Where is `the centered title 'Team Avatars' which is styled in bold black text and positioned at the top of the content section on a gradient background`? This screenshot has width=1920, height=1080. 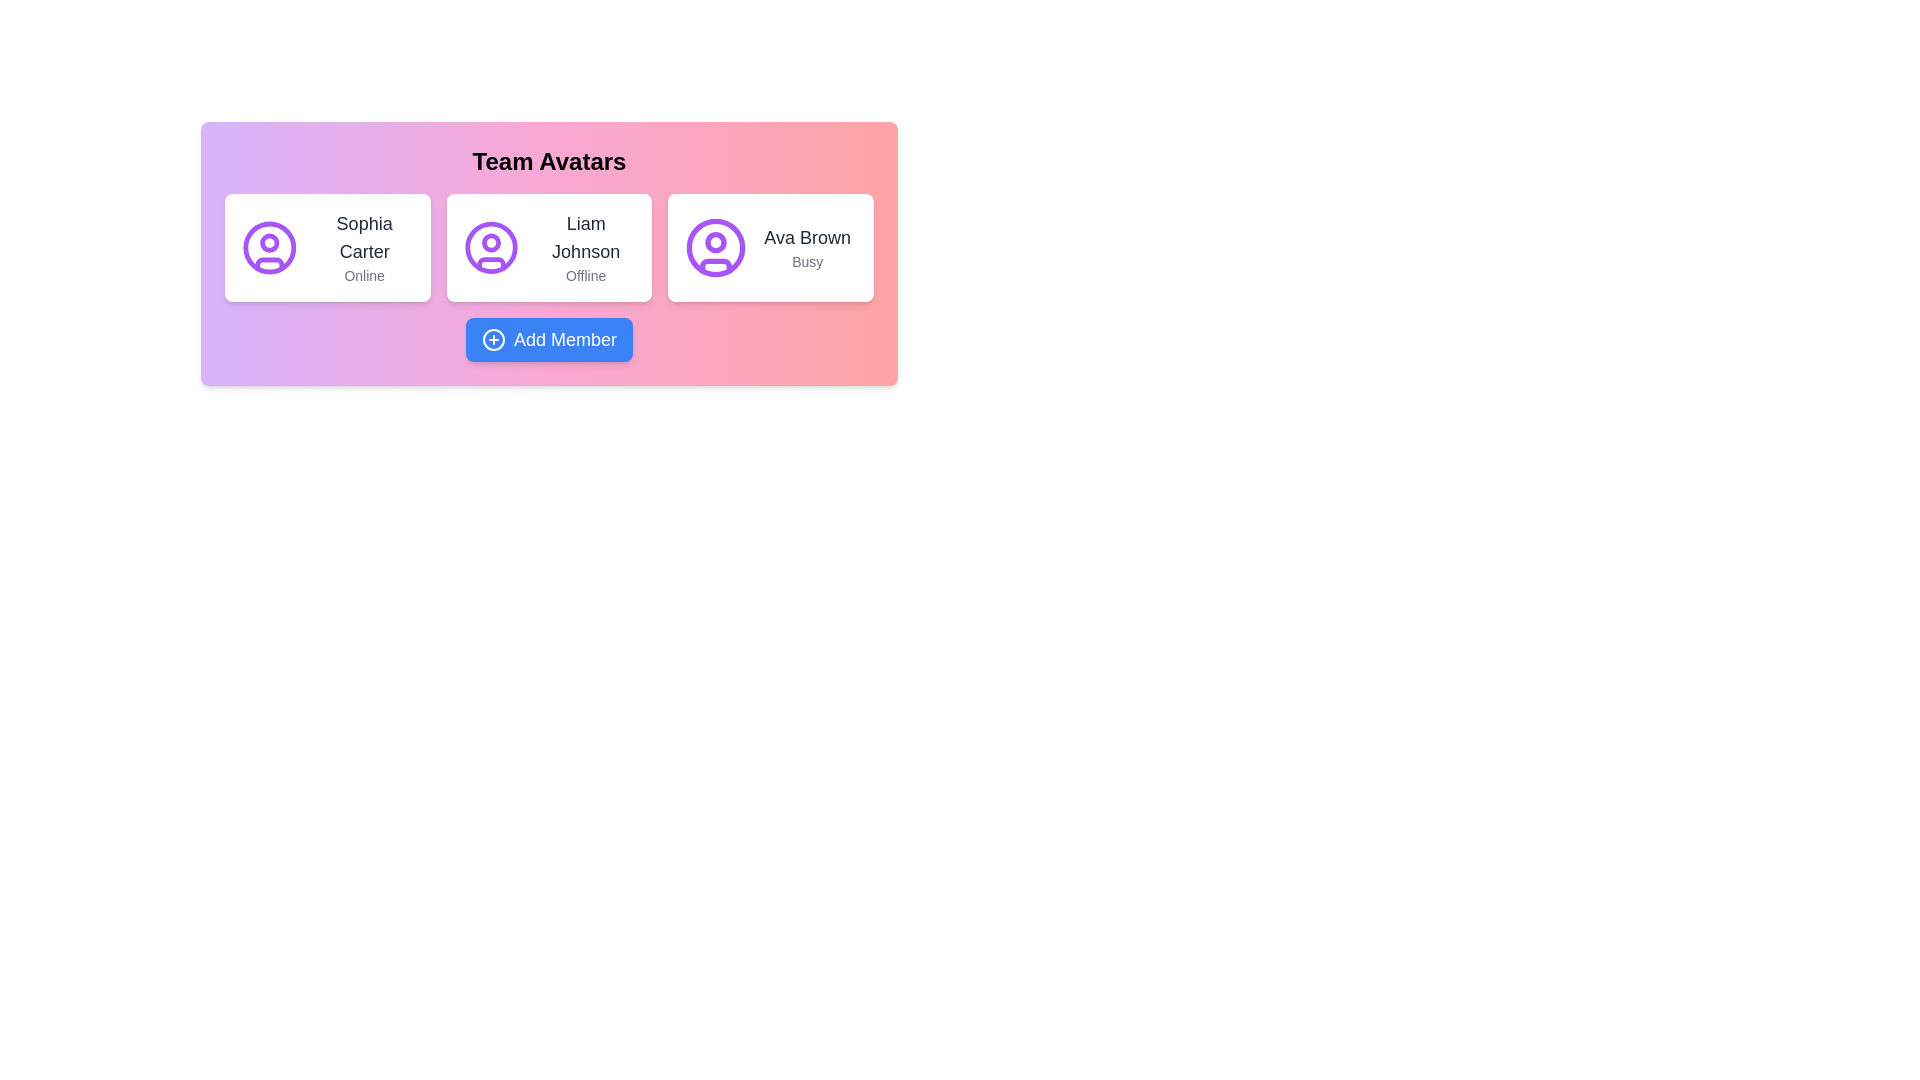
the centered title 'Team Avatars' which is styled in bold black text and positioned at the top of the content section on a gradient background is located at coordinates (549, 161).